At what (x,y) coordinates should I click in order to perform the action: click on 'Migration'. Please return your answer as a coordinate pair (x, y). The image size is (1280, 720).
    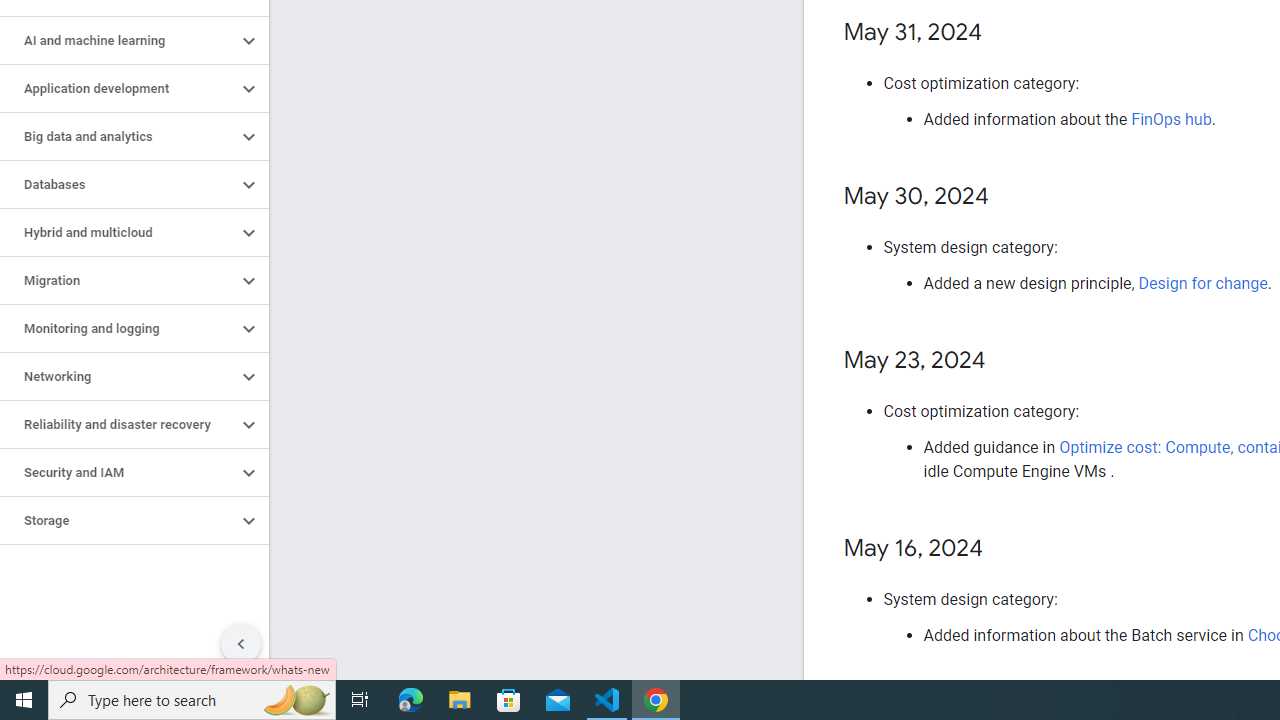
    Looking at the image, I should click on (117, 281).